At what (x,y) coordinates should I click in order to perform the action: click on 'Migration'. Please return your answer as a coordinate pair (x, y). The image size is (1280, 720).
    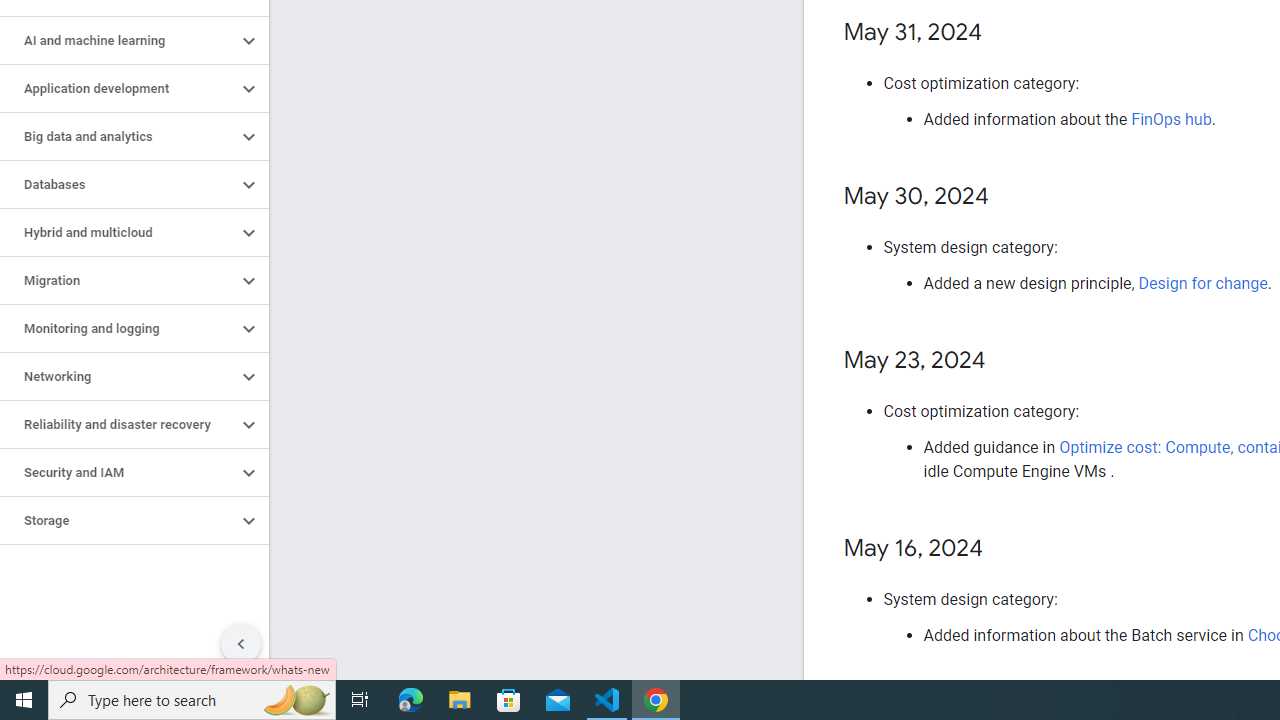
    Looking at the image, I should click on (117, 281).